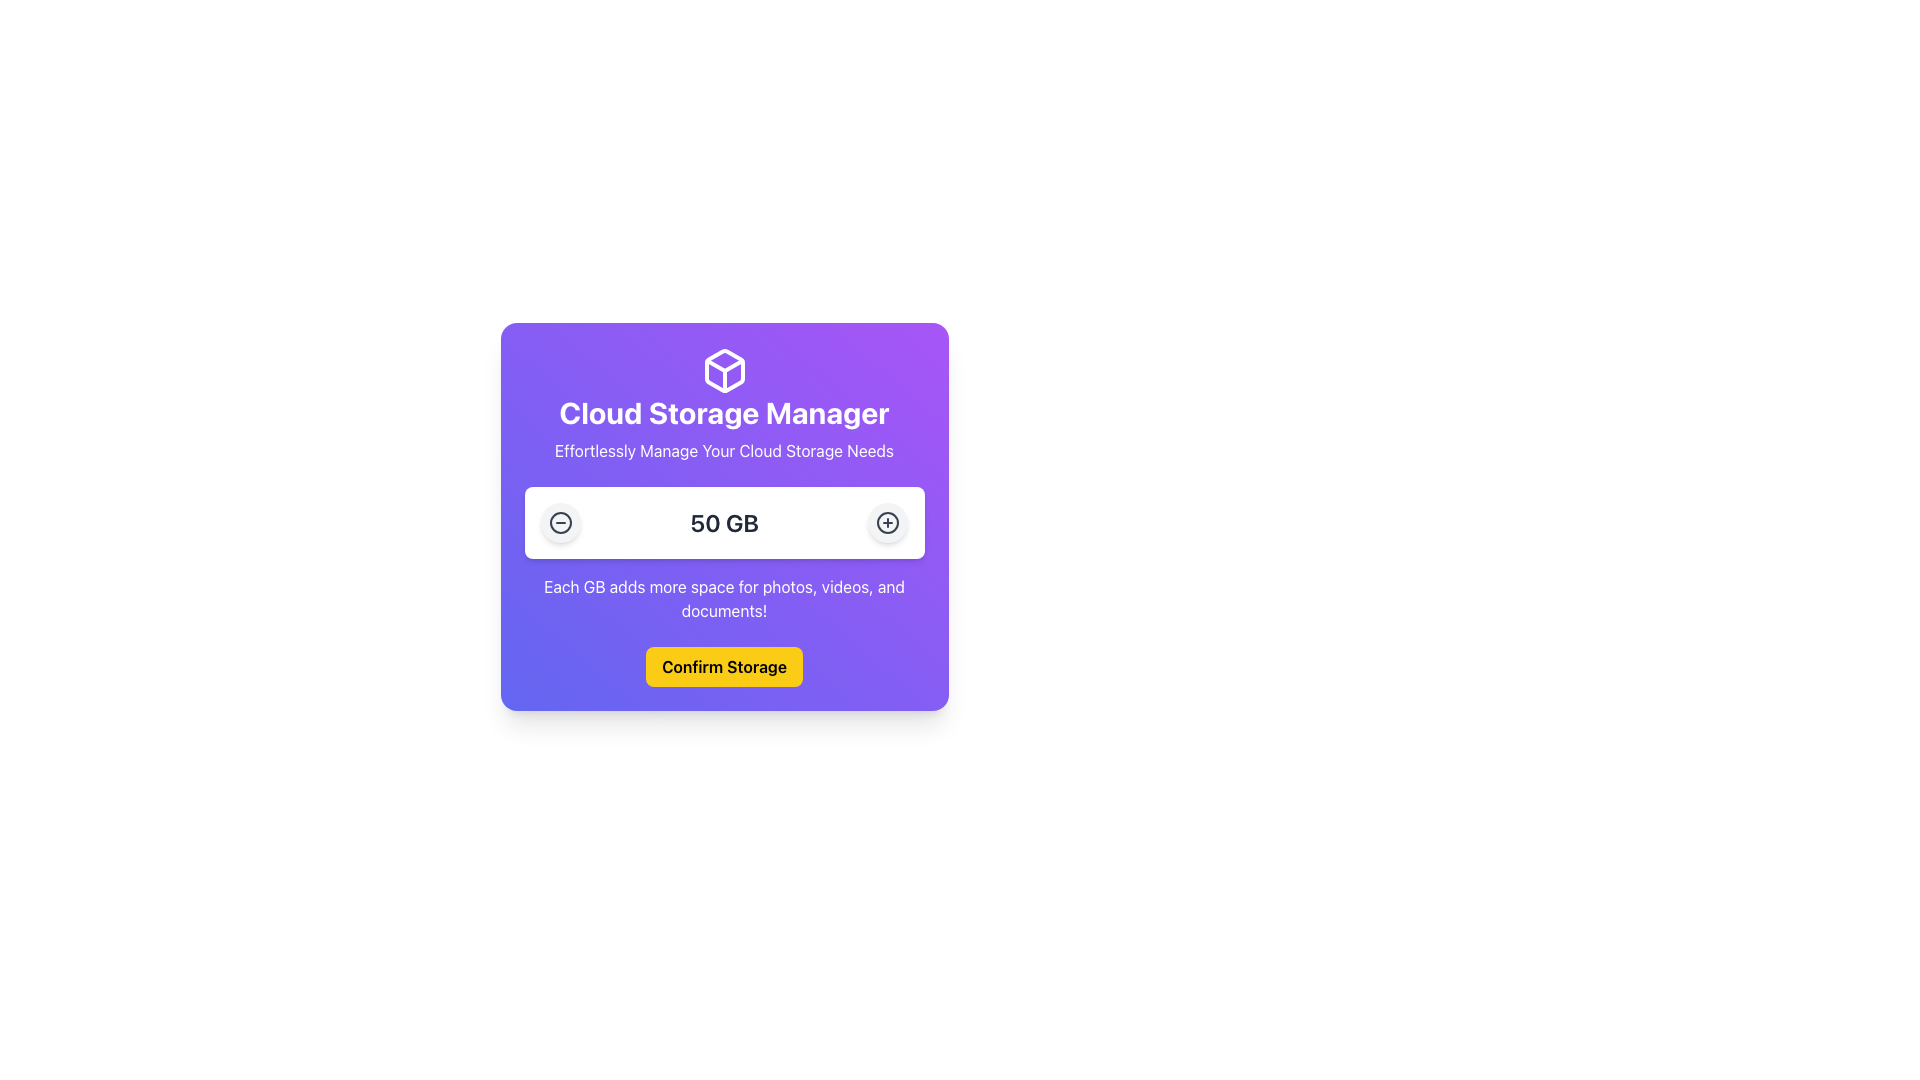  What do you see at coordinates (560, 522) in the screenshot?
I see `the minus icon button located on the left side of the horizontal number input field to decrease the associated storage size value` at bounding box center [560, 522].